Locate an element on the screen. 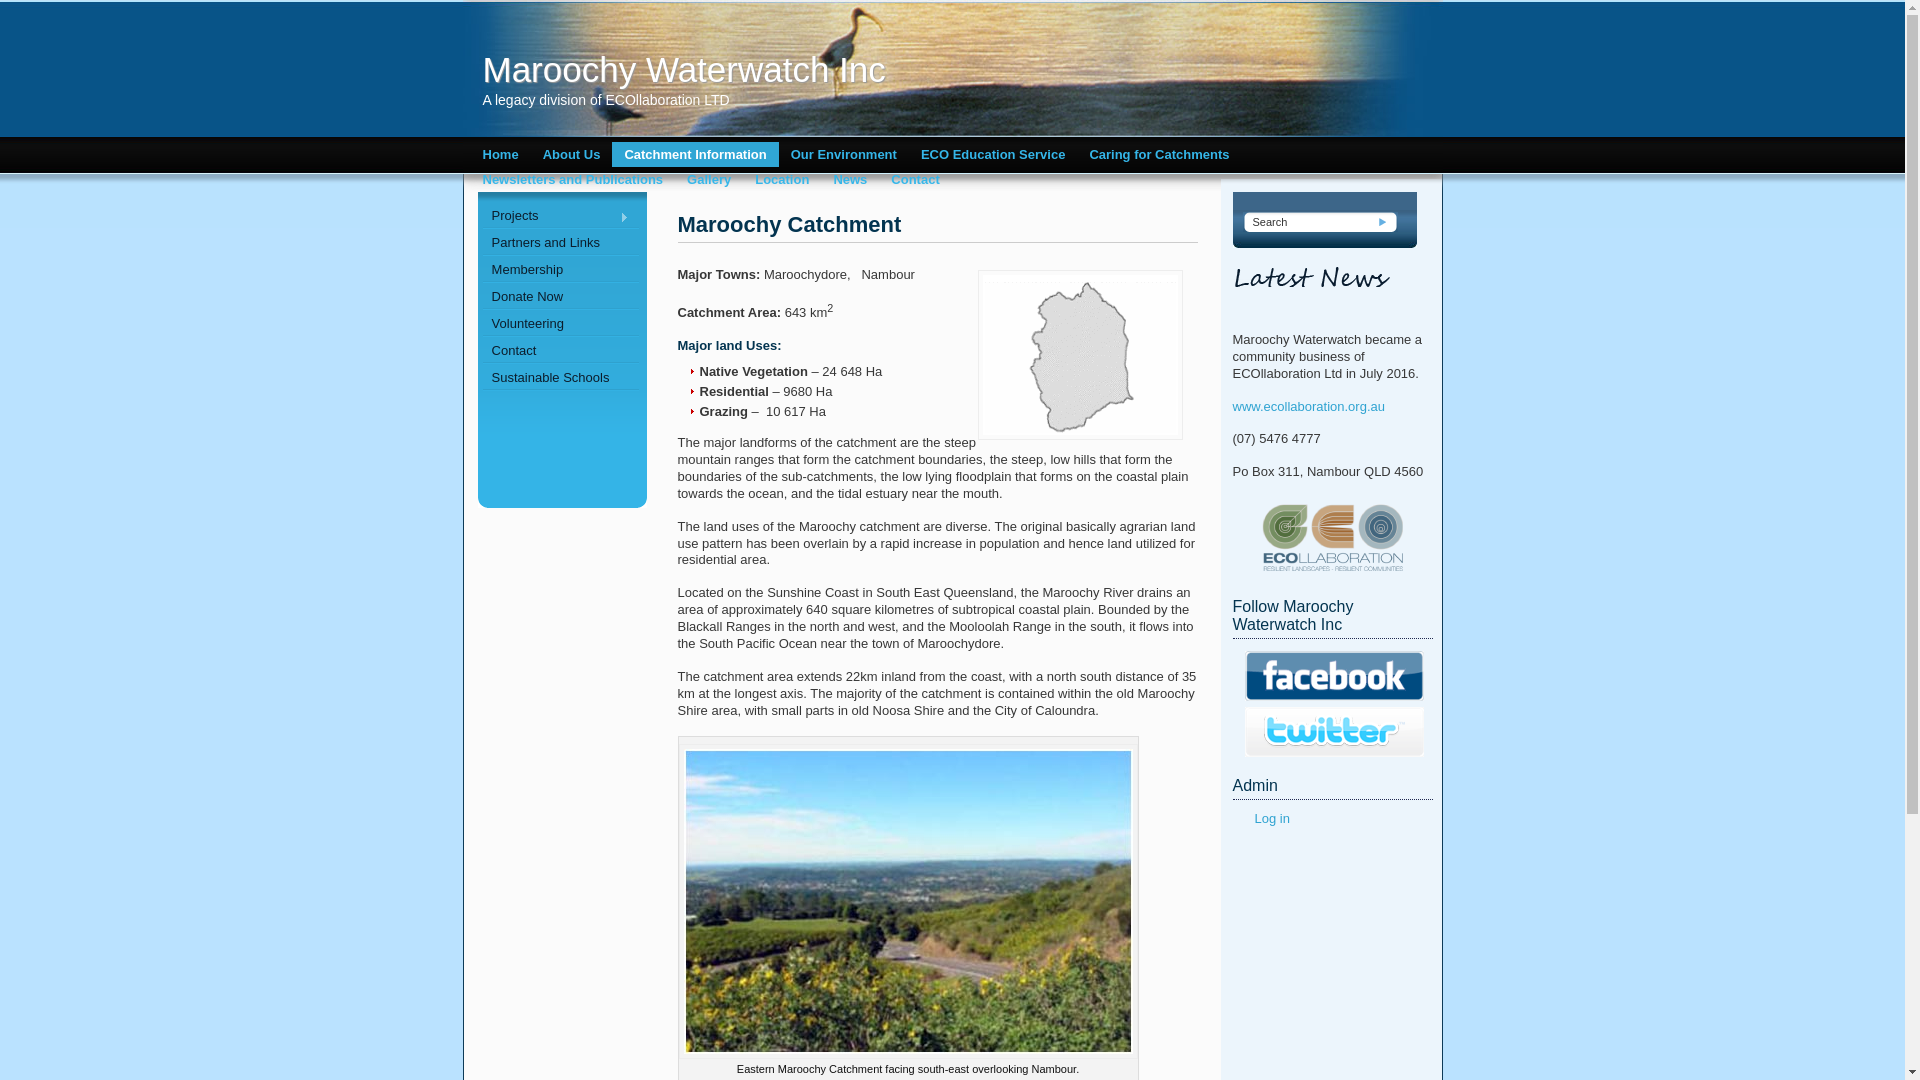  'Caring for Catchments' is located at coordinates (1158, 153).